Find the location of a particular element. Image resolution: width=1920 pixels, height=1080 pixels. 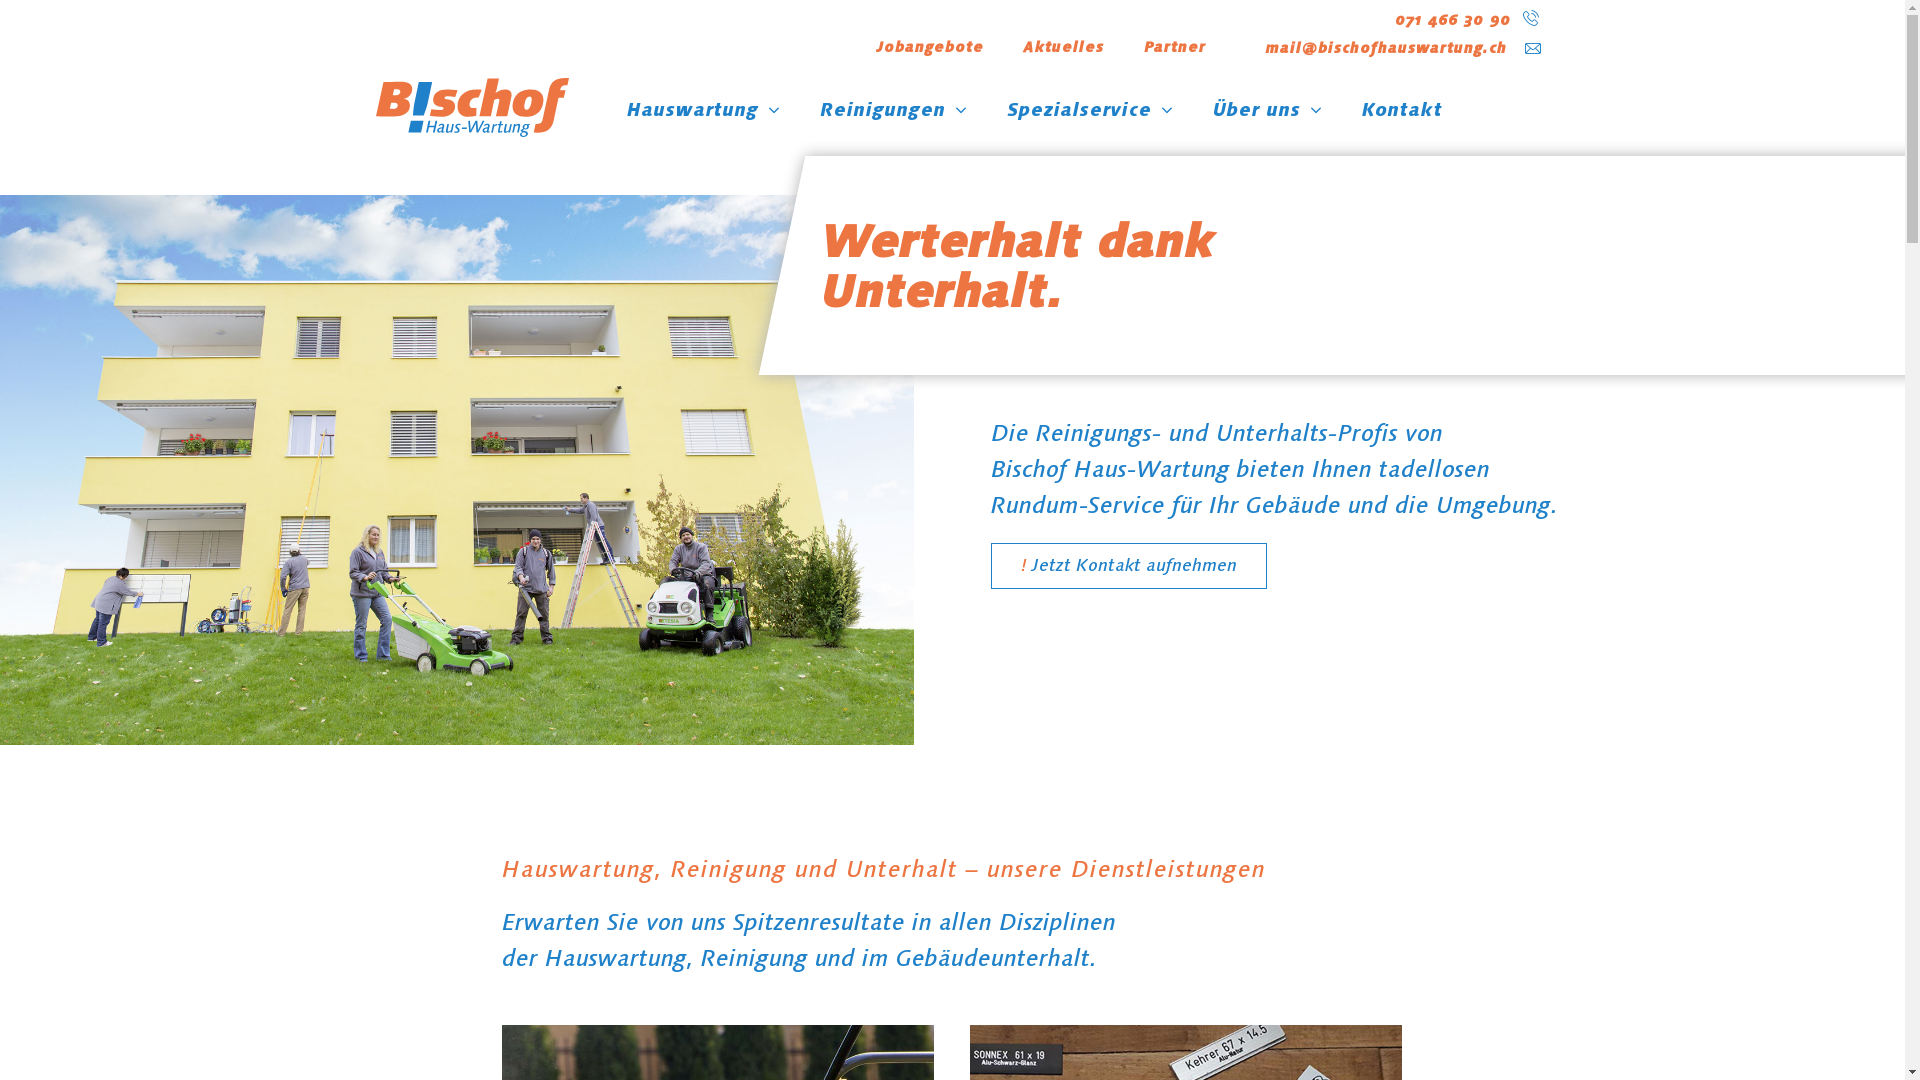

'Reinigungen' is located at coordinates (820, 117).